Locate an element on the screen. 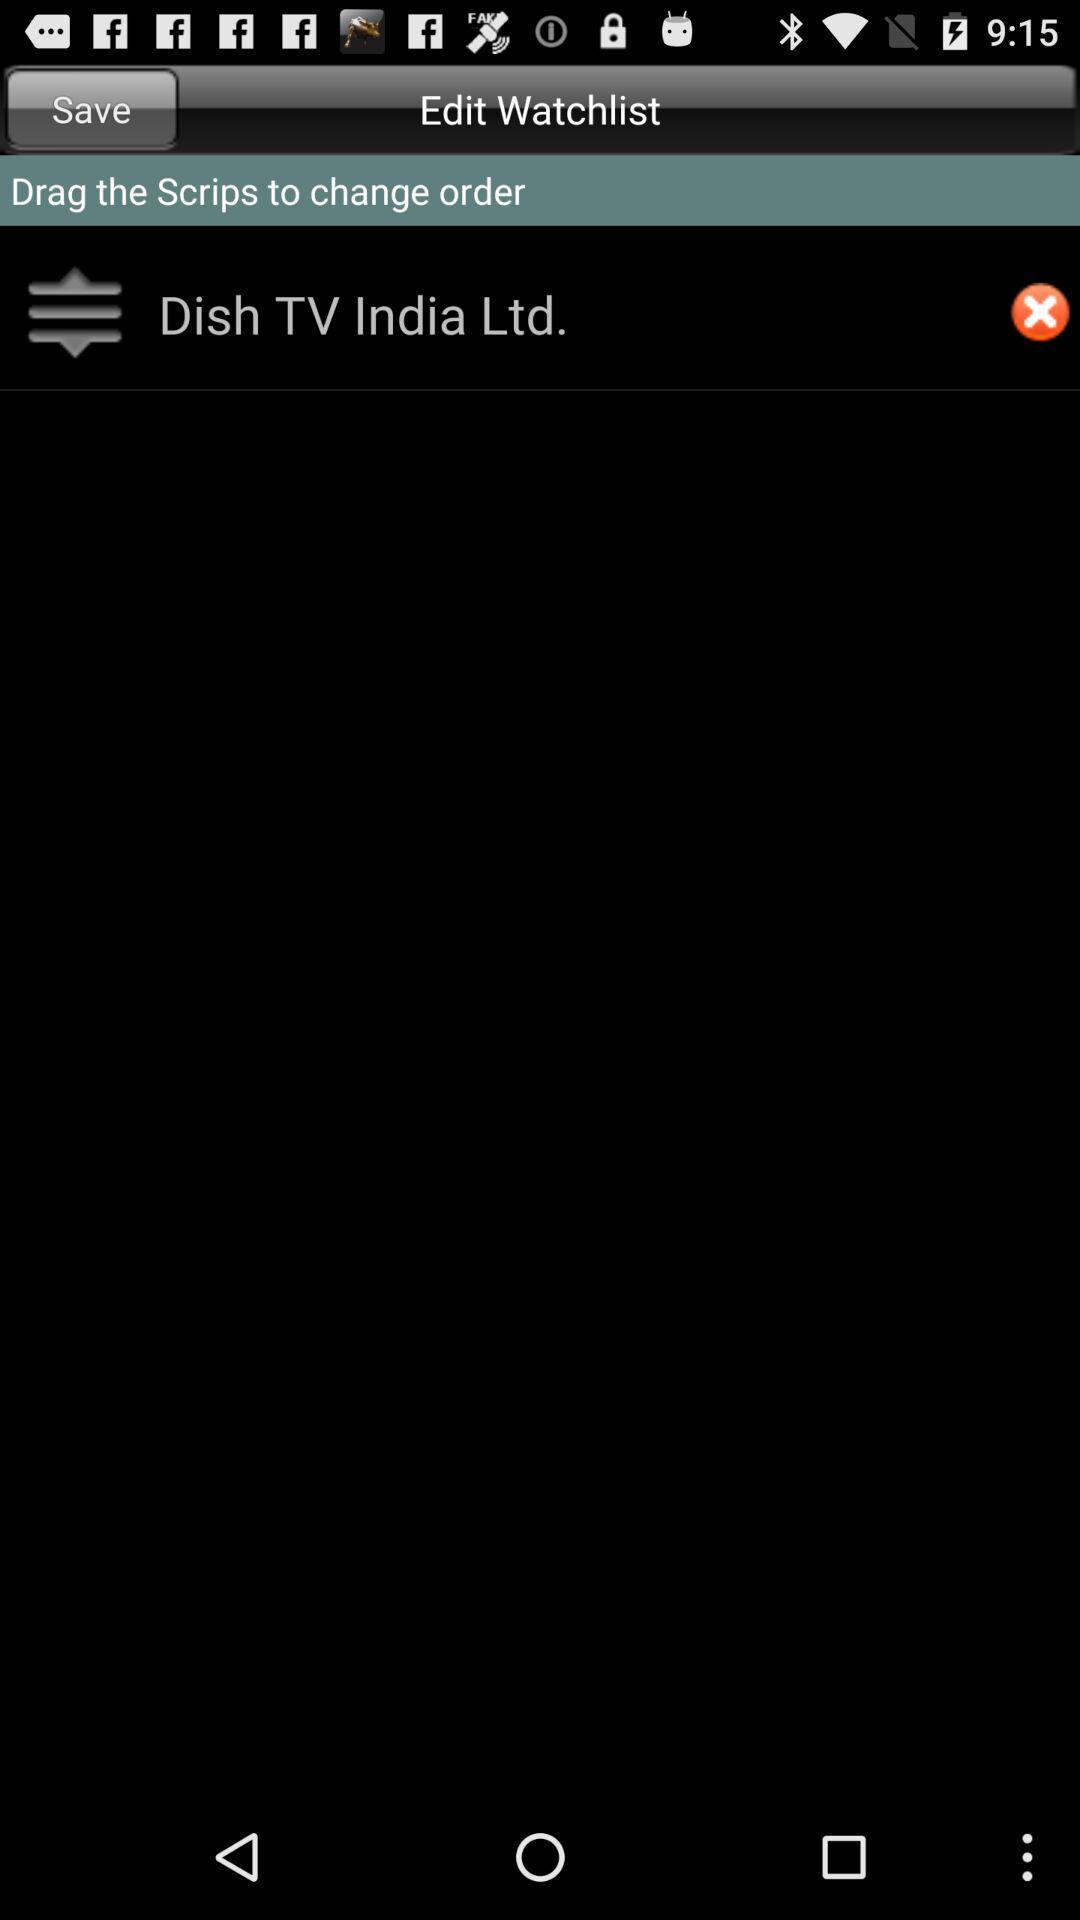 The image size is (1080, 1920). the icon at the top right corner is located at coordinates (1039, 313).